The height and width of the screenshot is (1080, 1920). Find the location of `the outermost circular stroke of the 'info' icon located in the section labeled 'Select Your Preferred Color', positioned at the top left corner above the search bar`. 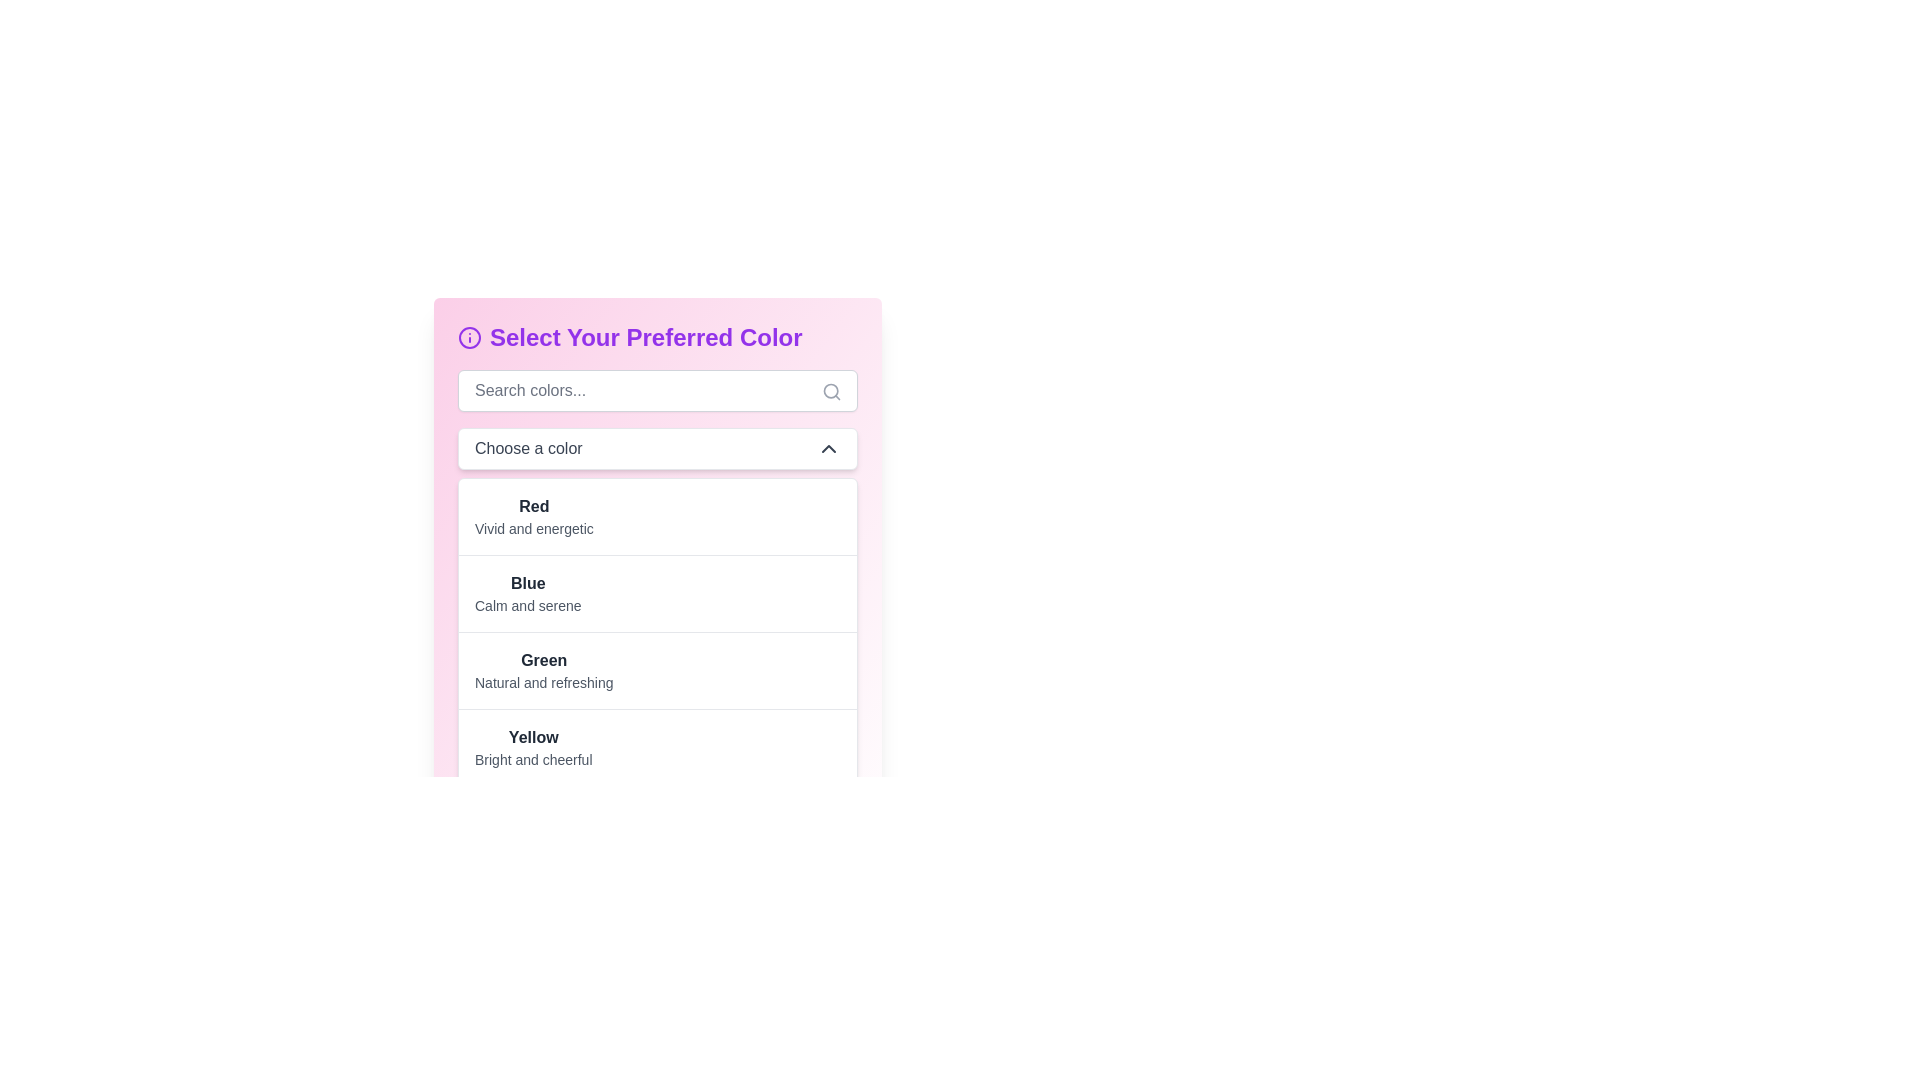

the outermost circular stroke of the 'info' icon located in the section labeled 'Select Your Preferred Color', positioned at the top left corner above the search bar is located at coordinates (469, 337).